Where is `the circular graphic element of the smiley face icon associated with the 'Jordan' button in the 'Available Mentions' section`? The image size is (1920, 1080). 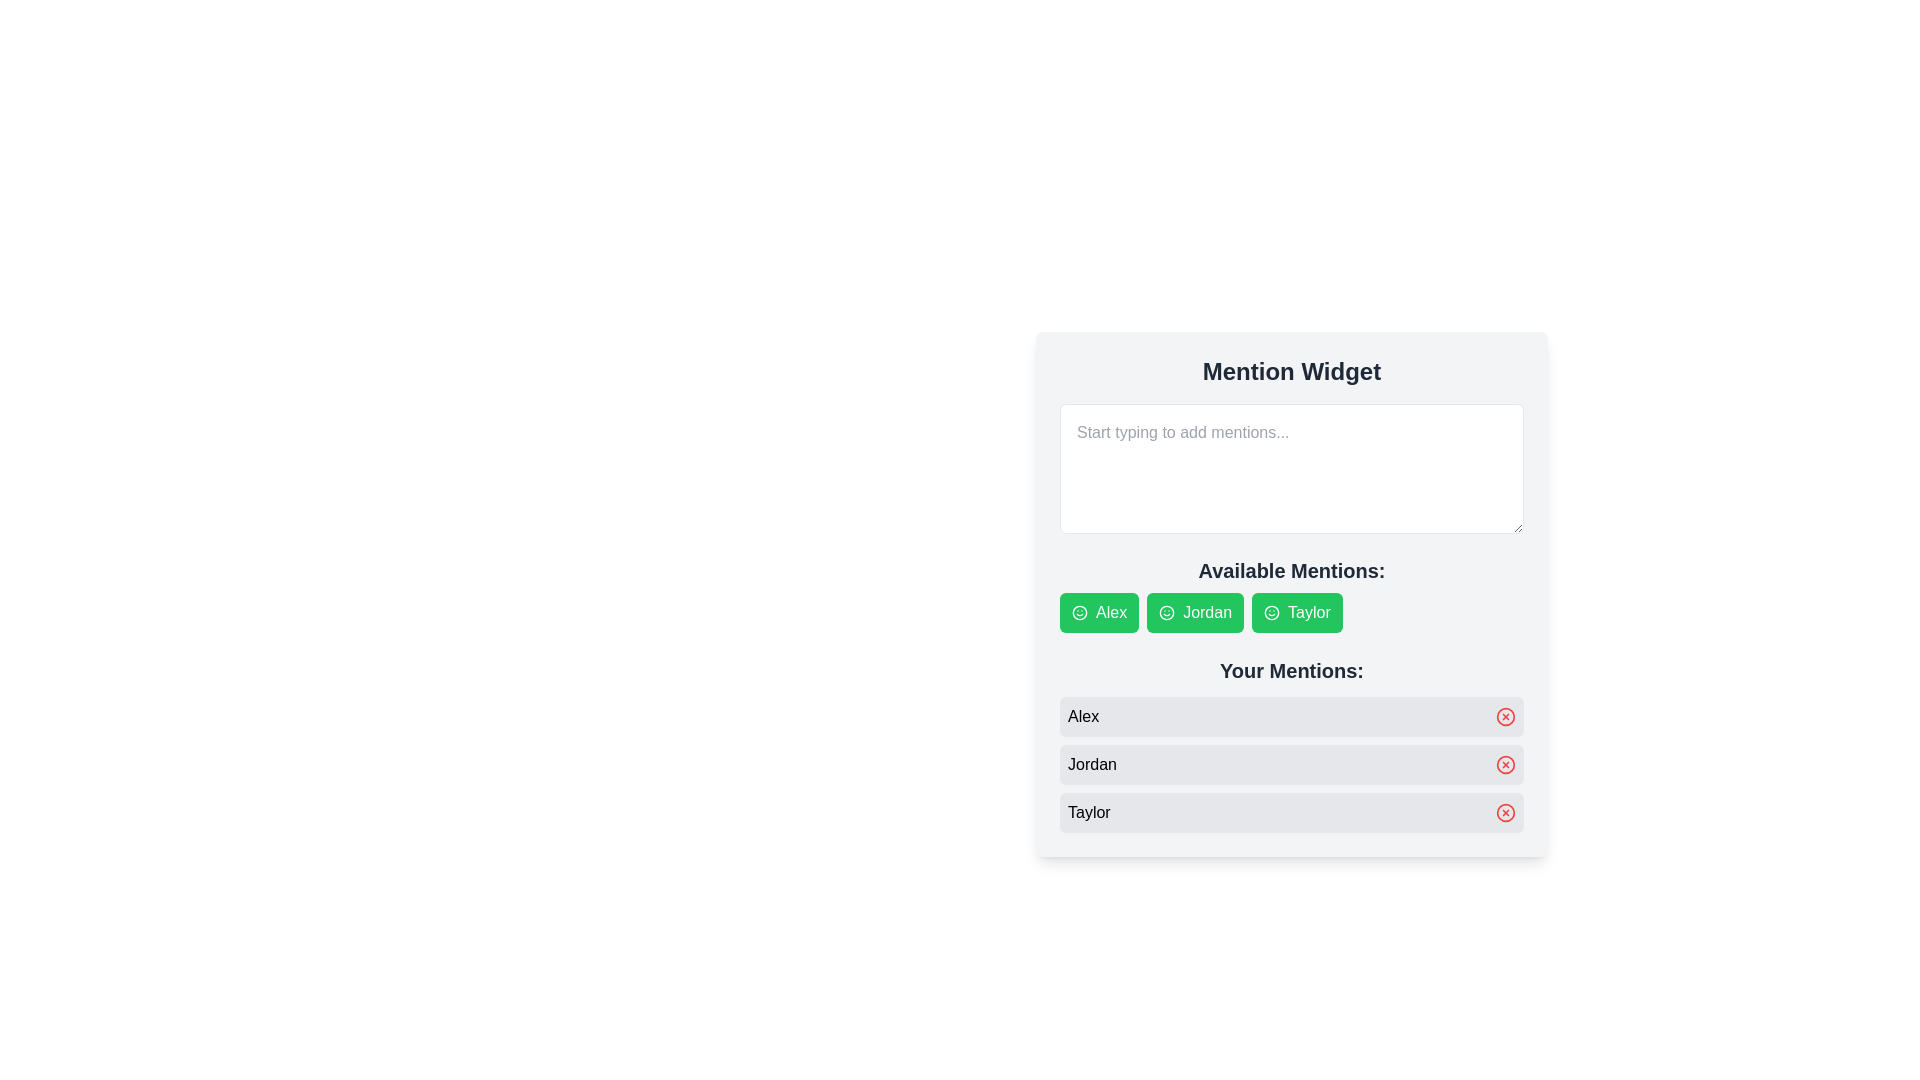 the circular graphic element of the smiley face icon associated with the 'Jordan' button in the 'Available Mentions' section is located at coordinates (1167, 612).